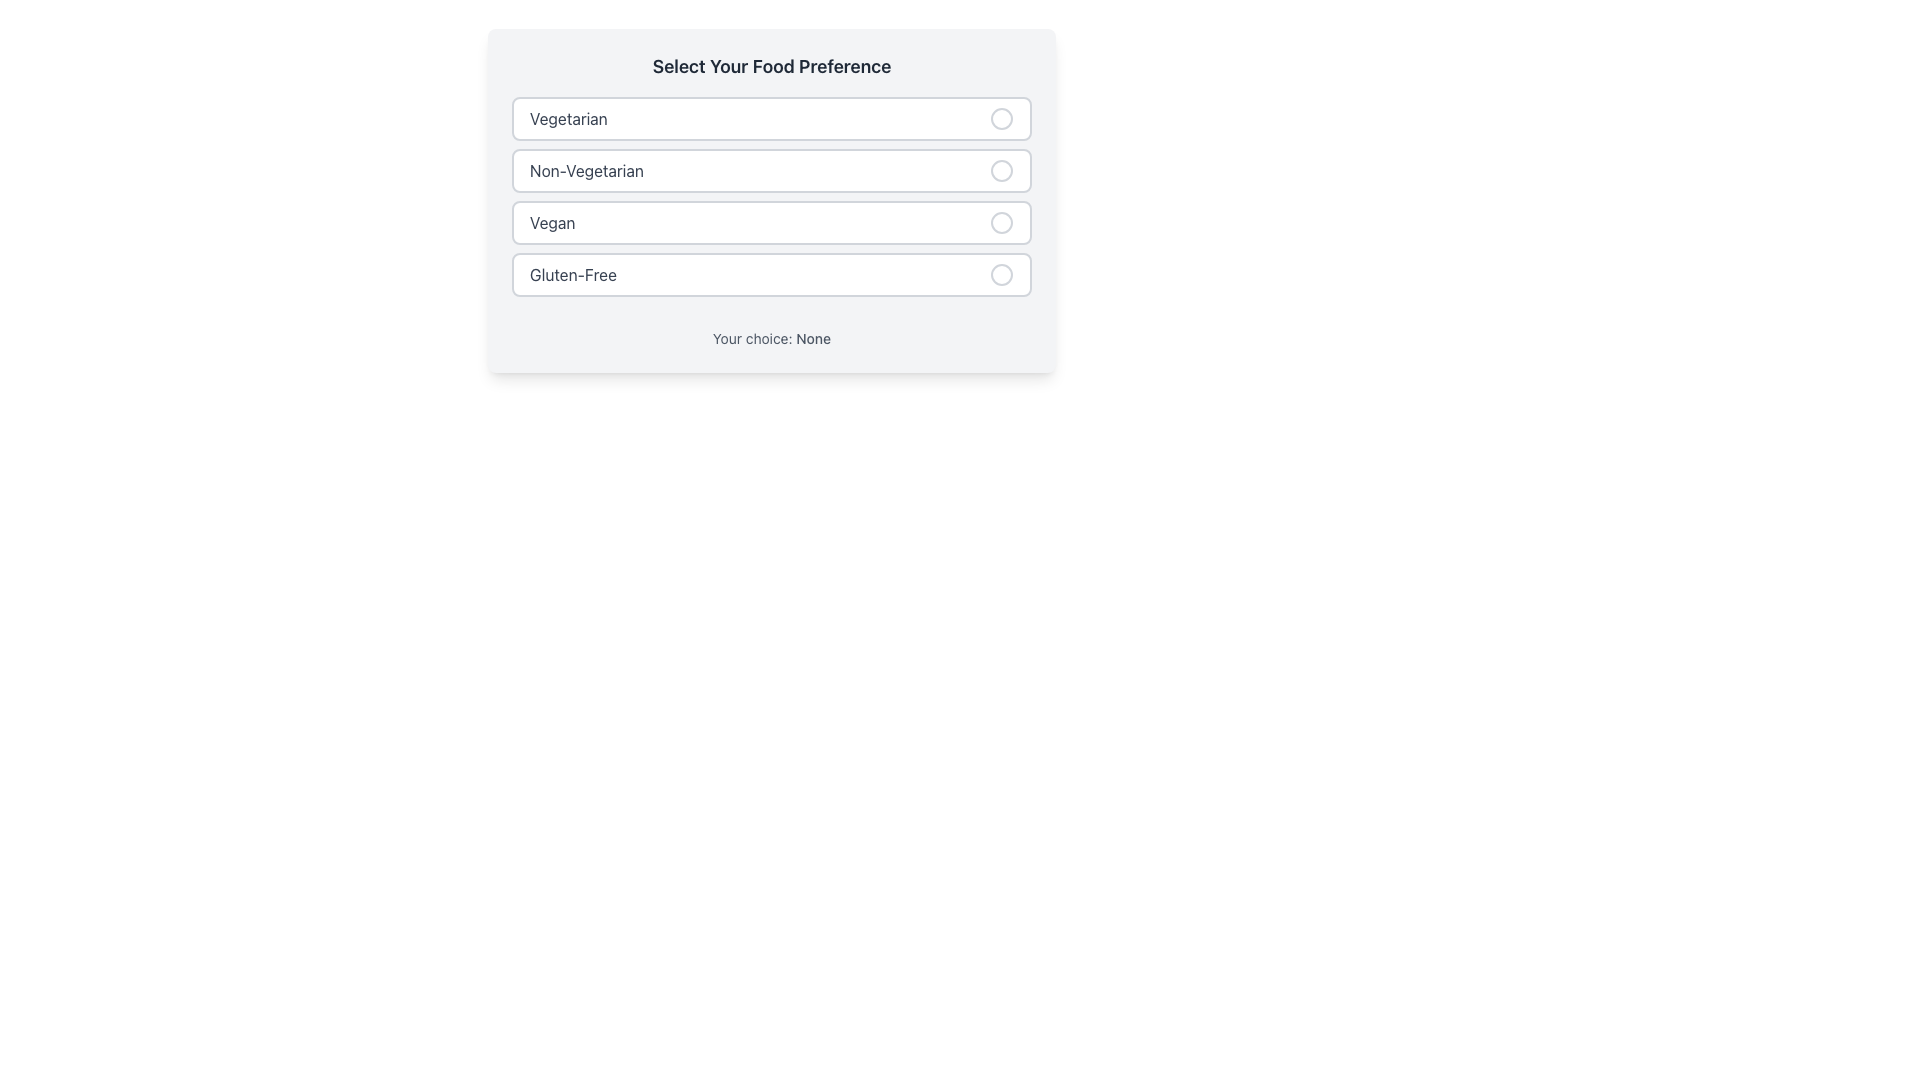  I want to click on text label that says 'Gluten-Free', which is styled in gray color and is centrally aligned within the fourth option of the food preferences list, so click(572, 274).